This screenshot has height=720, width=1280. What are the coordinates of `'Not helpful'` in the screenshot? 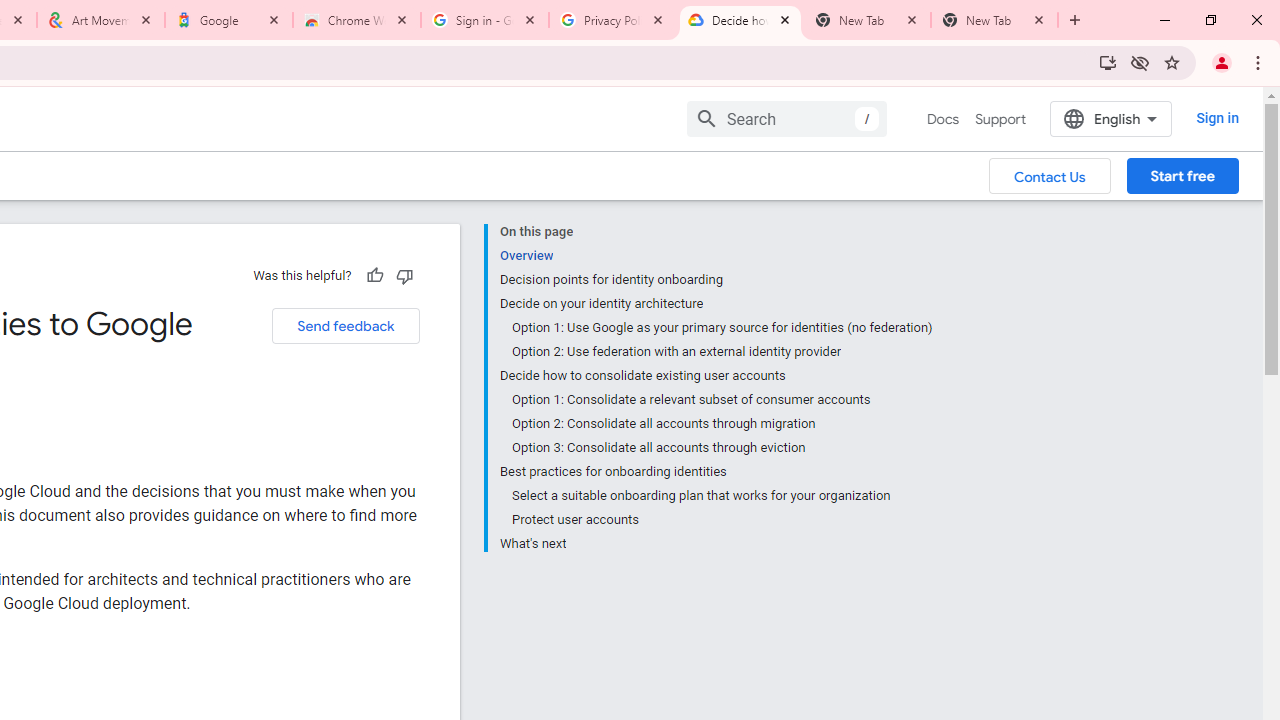 It's located at (403, 275).